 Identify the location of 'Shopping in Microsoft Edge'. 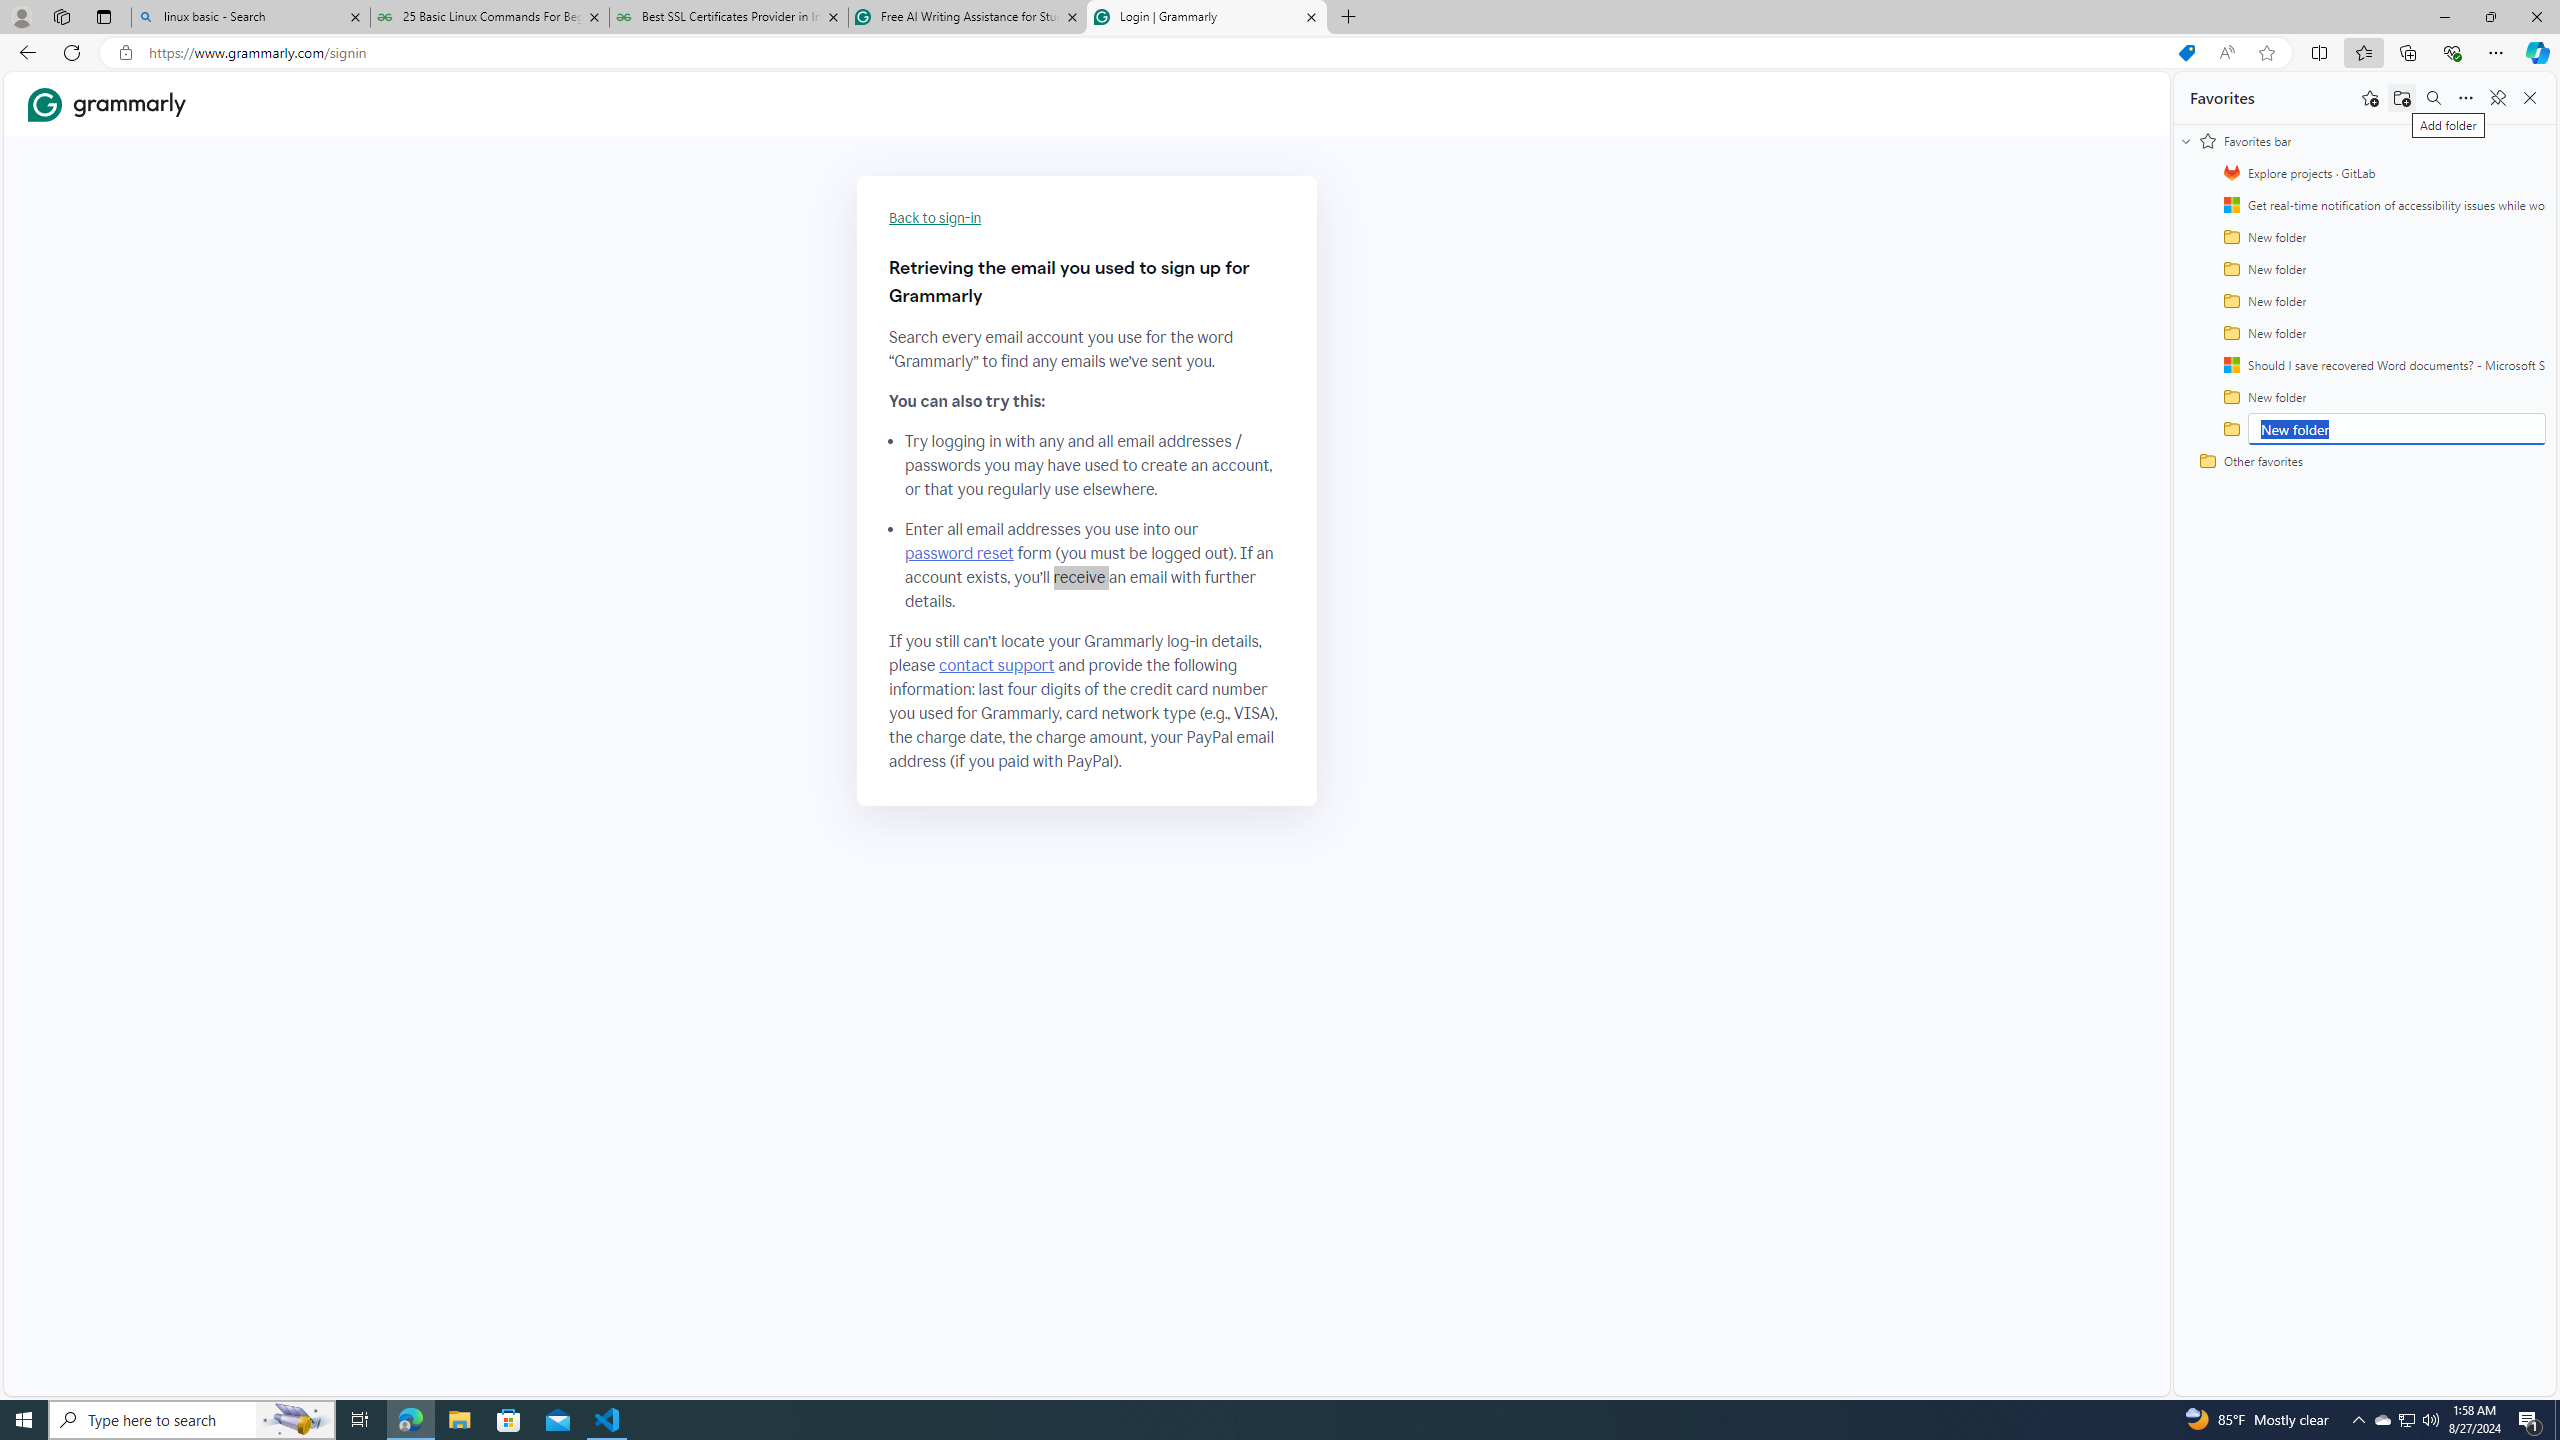
(2185, 53).